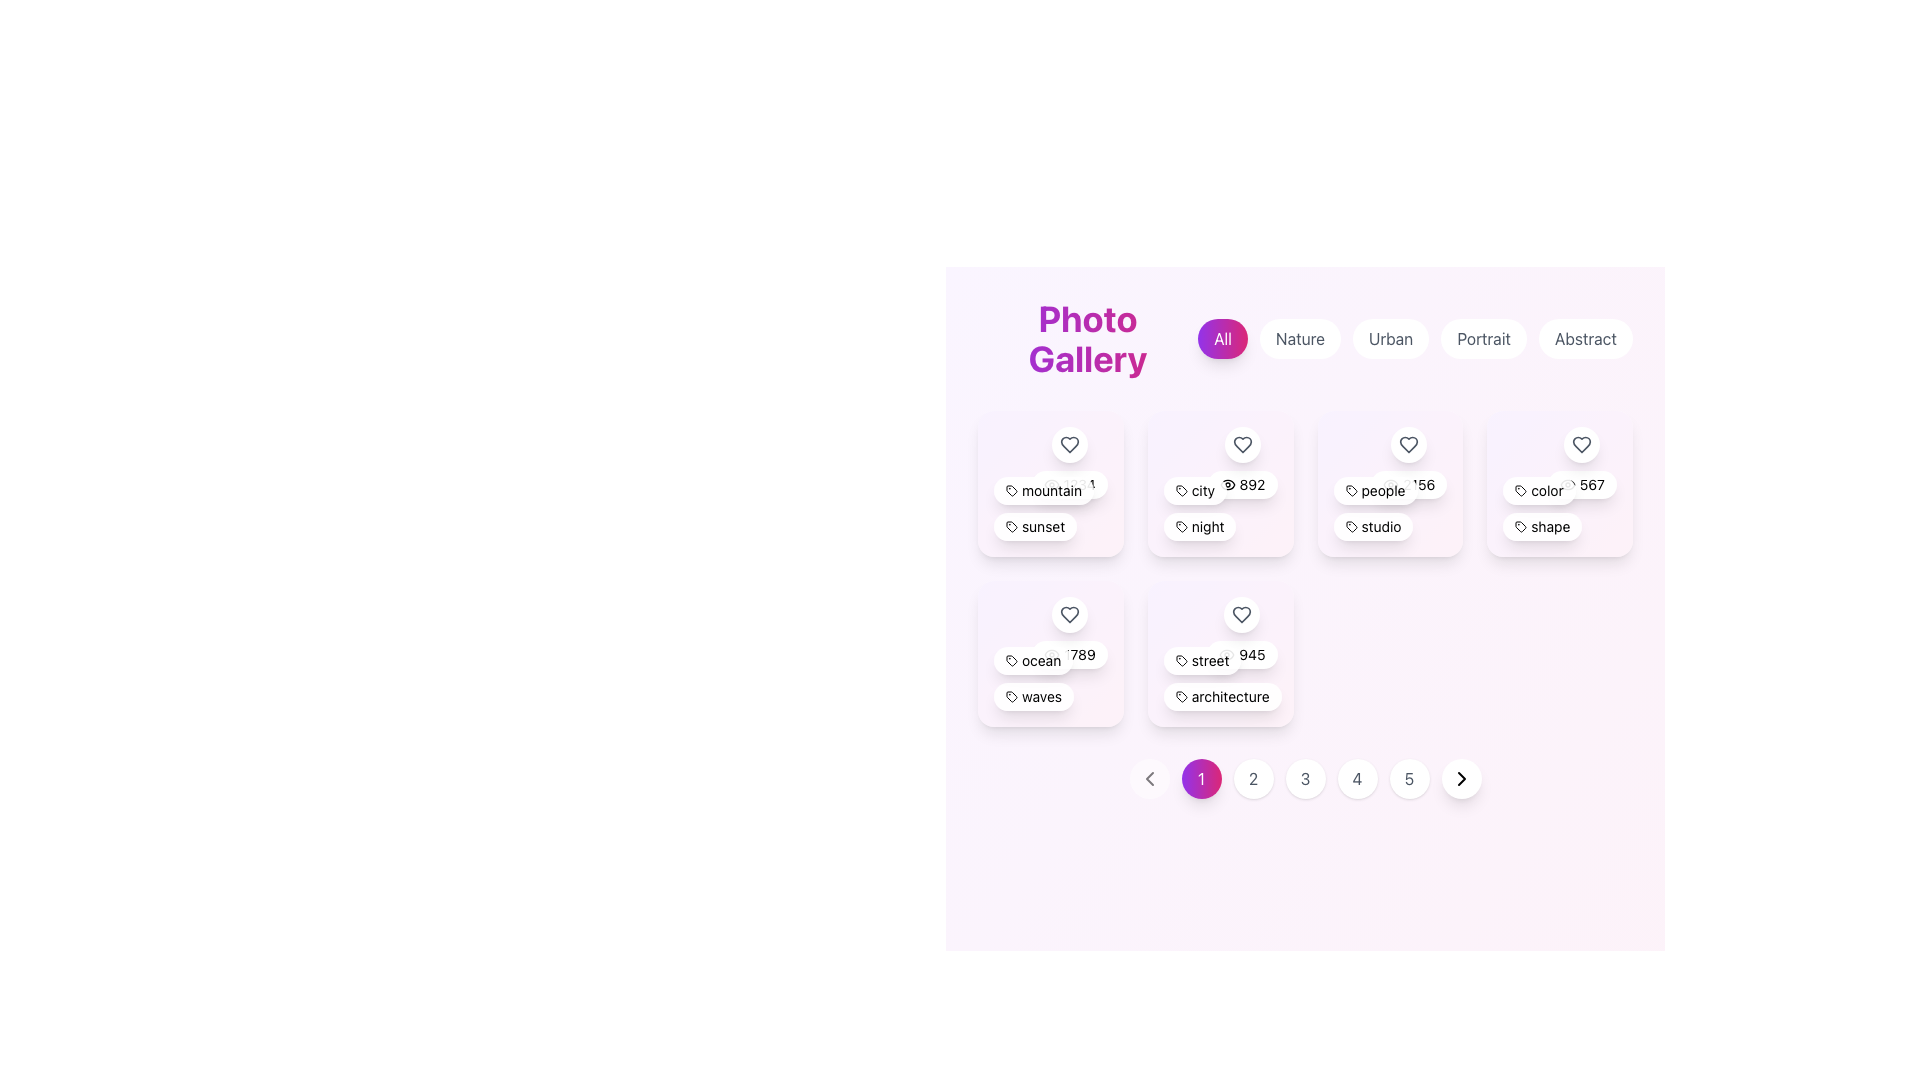  I want to click on the fourth pagination button in the Photo Gallery interface, so click(1357, 777).